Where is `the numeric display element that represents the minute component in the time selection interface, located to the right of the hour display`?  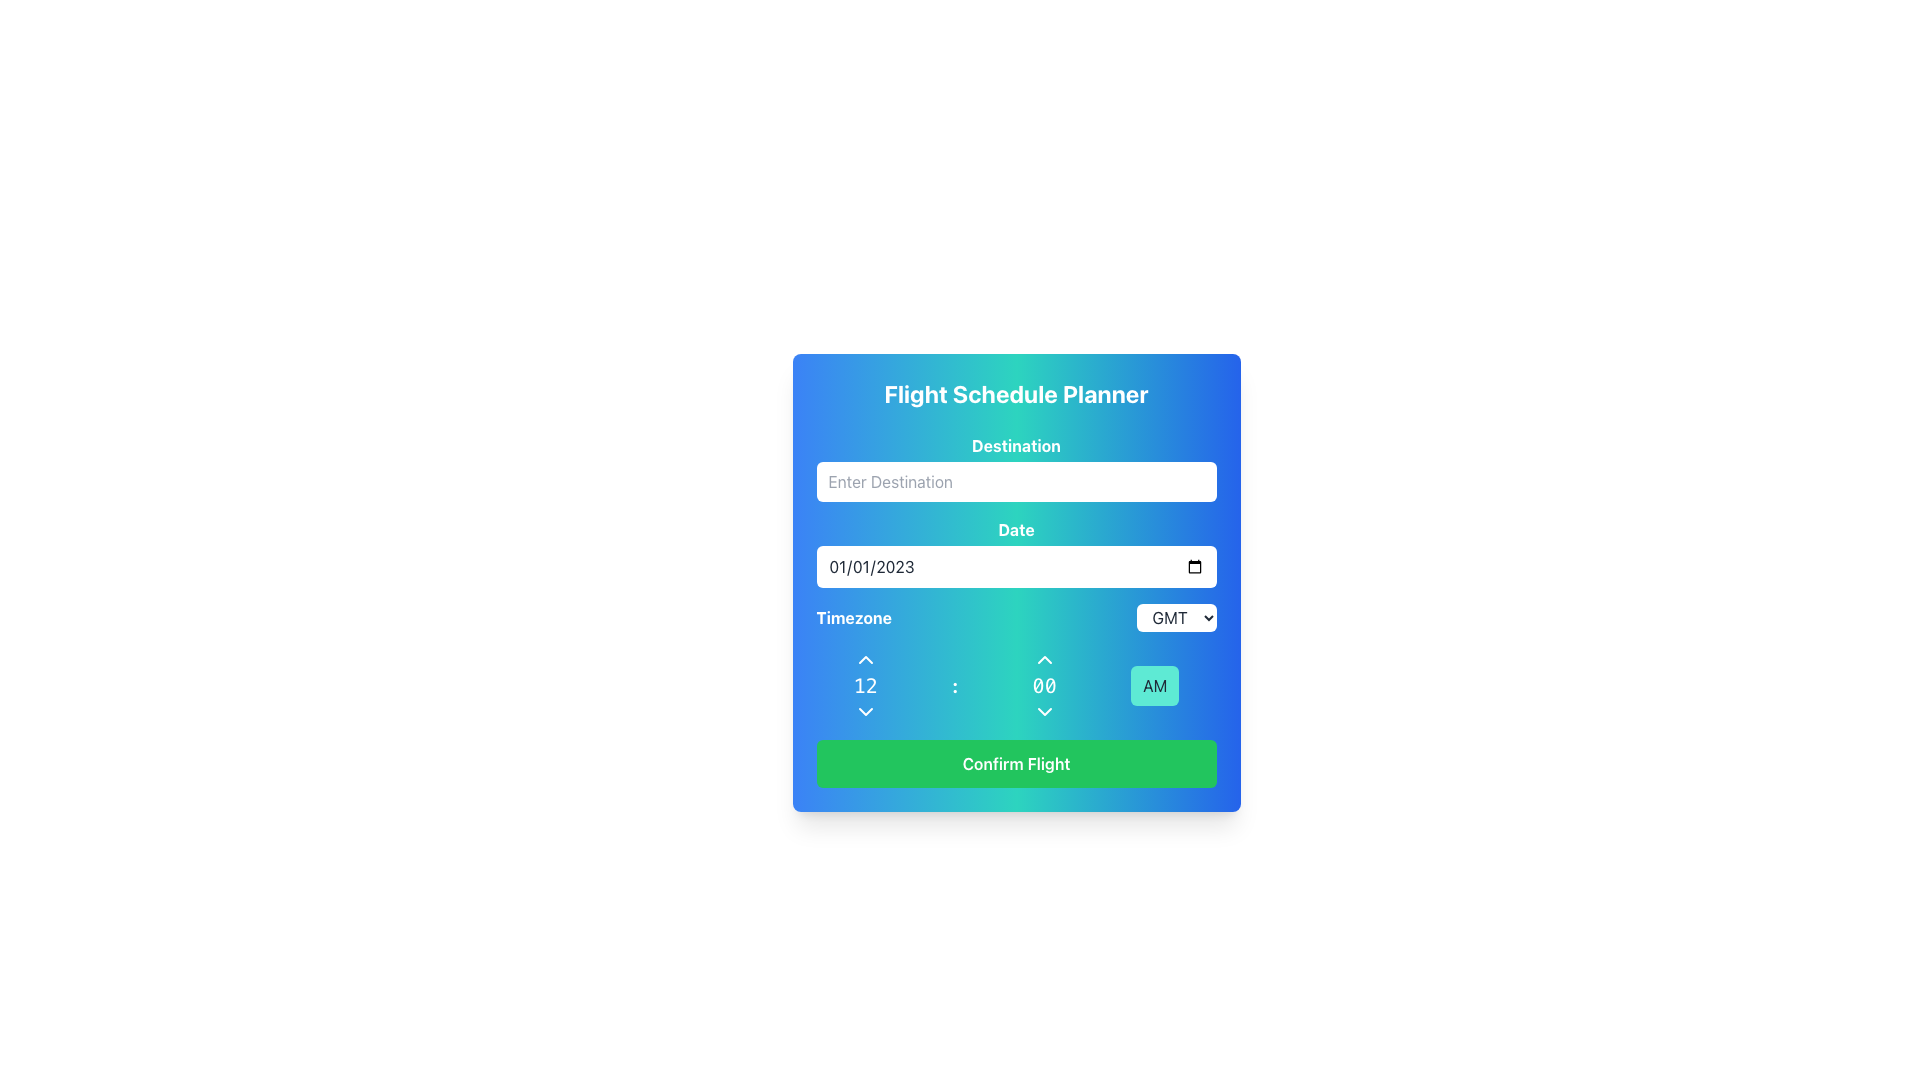 the numeric display element that represents the minute component in the time selection interface, located to the right of the hour display is located at coordinates (1043, 685).